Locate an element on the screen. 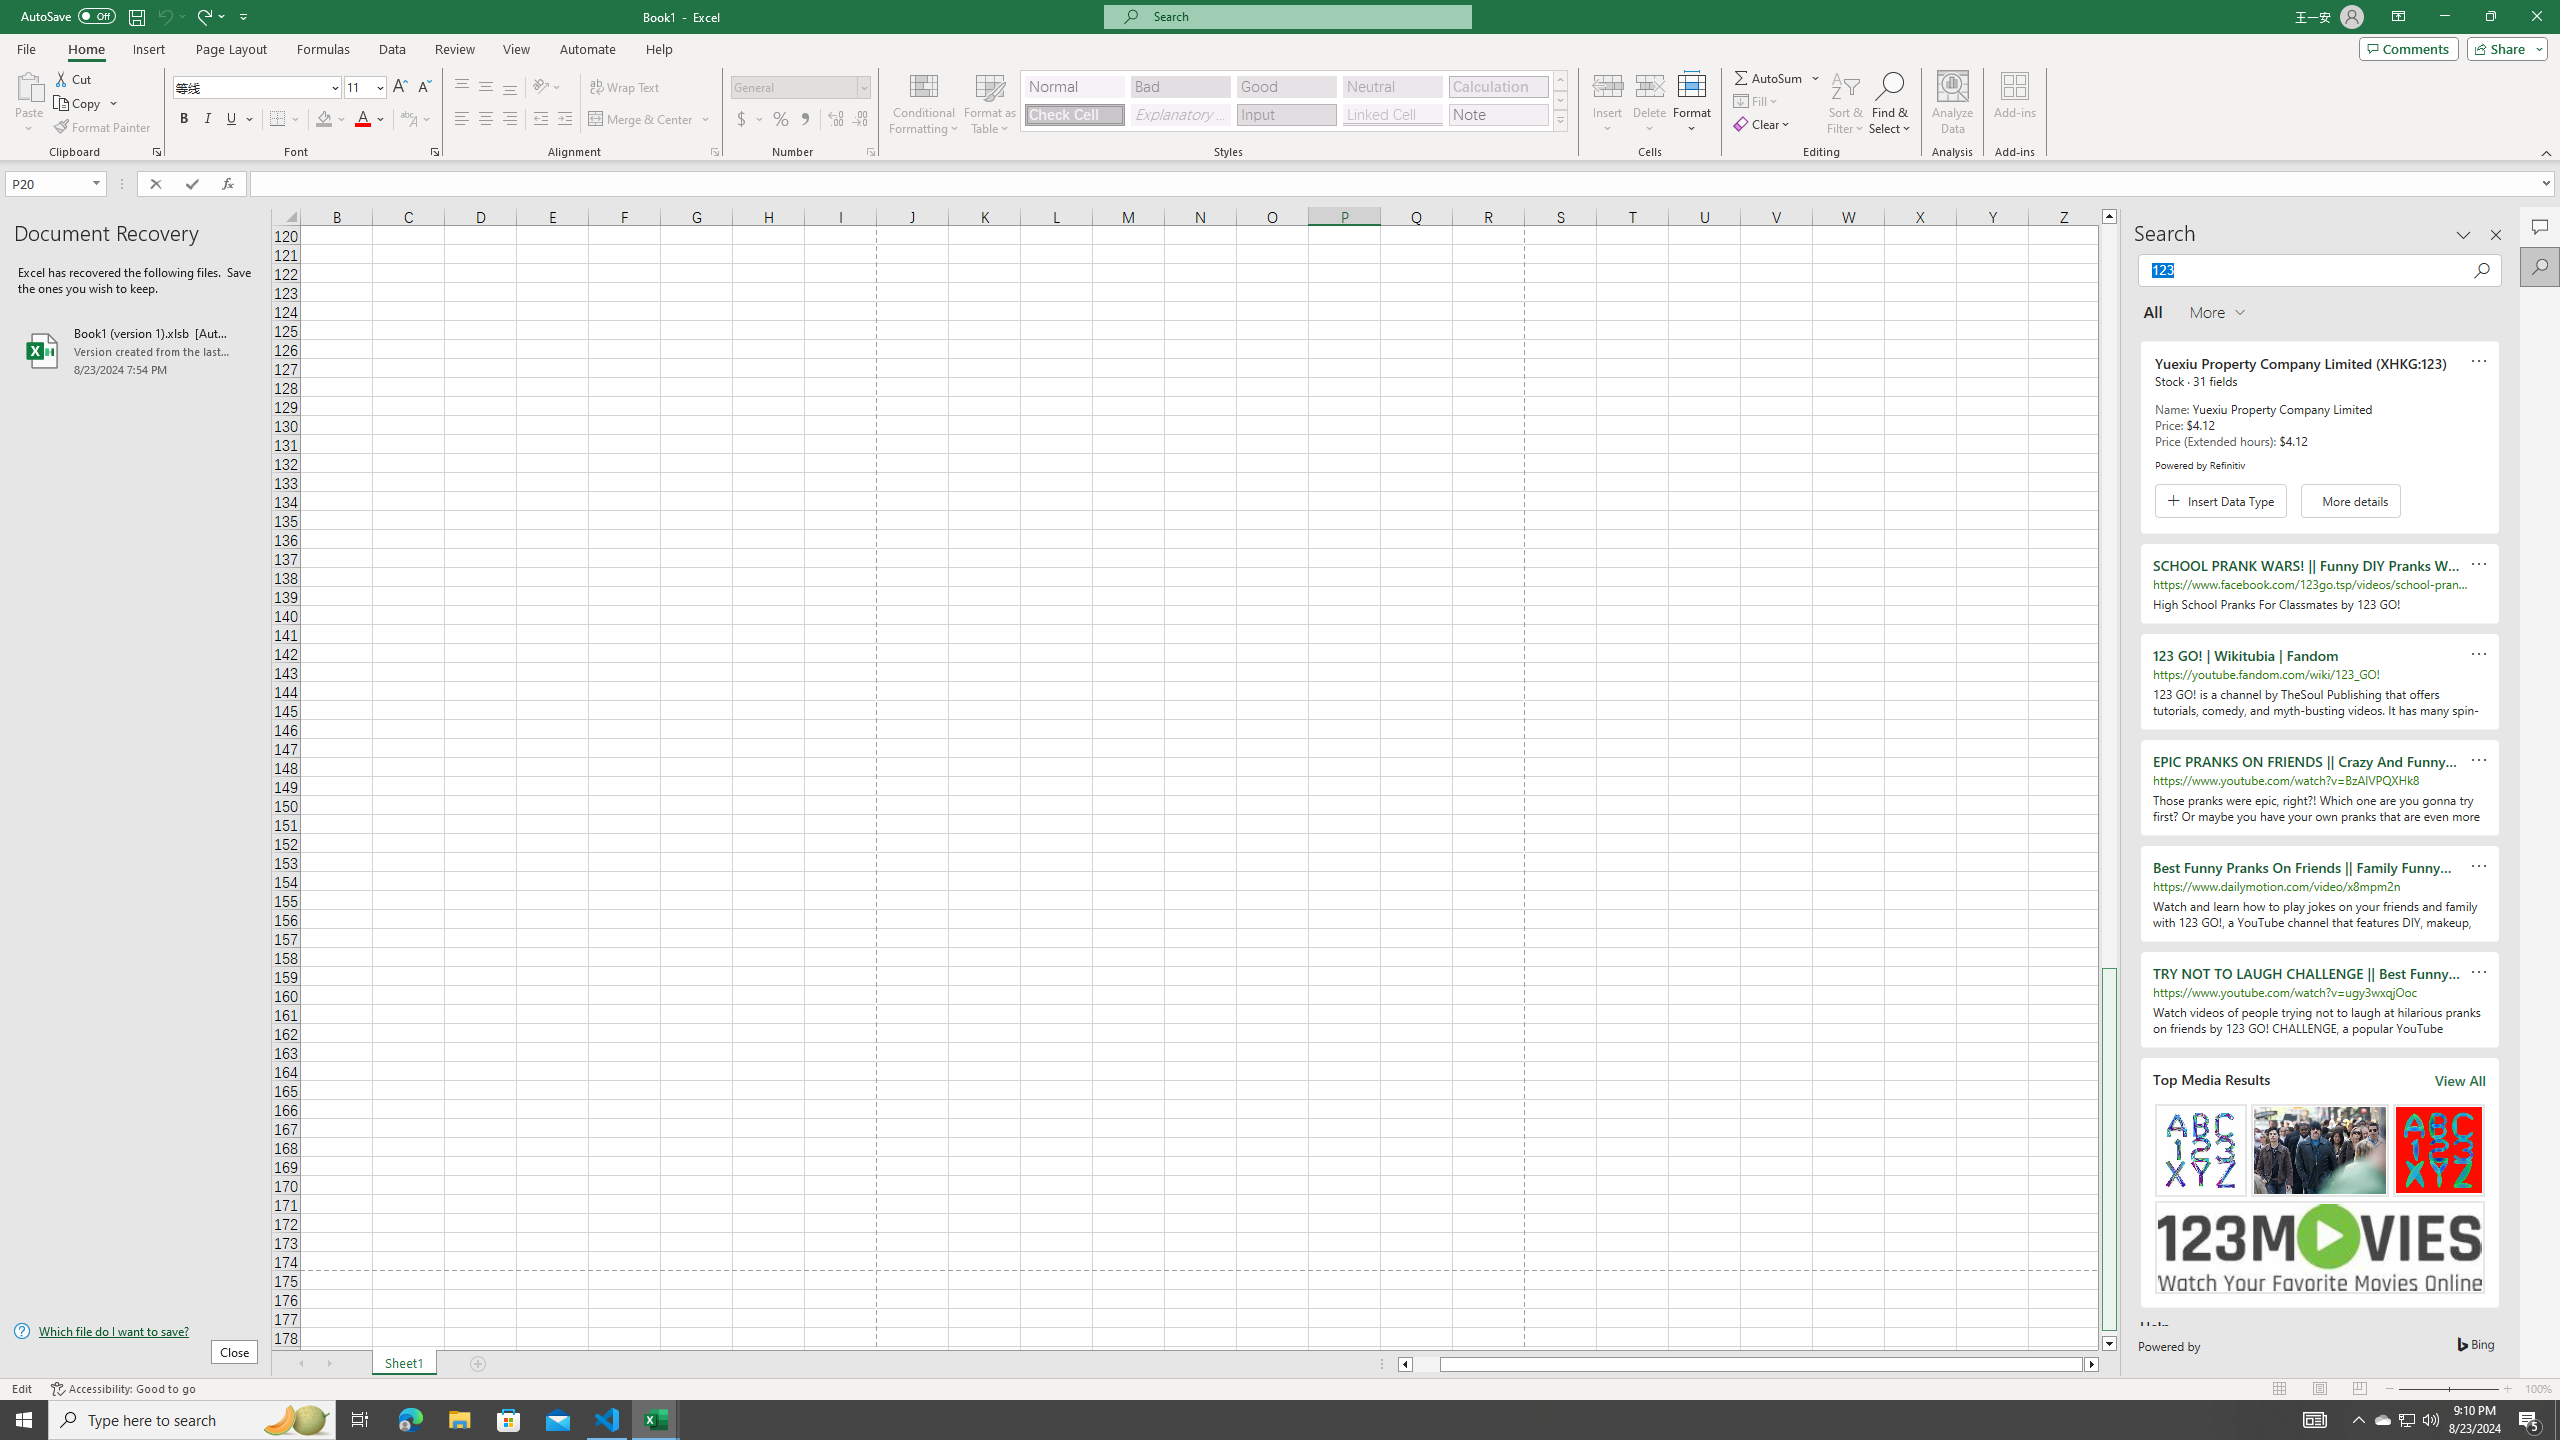  'Explanatory Text' is located at coordinates (1181, 114).